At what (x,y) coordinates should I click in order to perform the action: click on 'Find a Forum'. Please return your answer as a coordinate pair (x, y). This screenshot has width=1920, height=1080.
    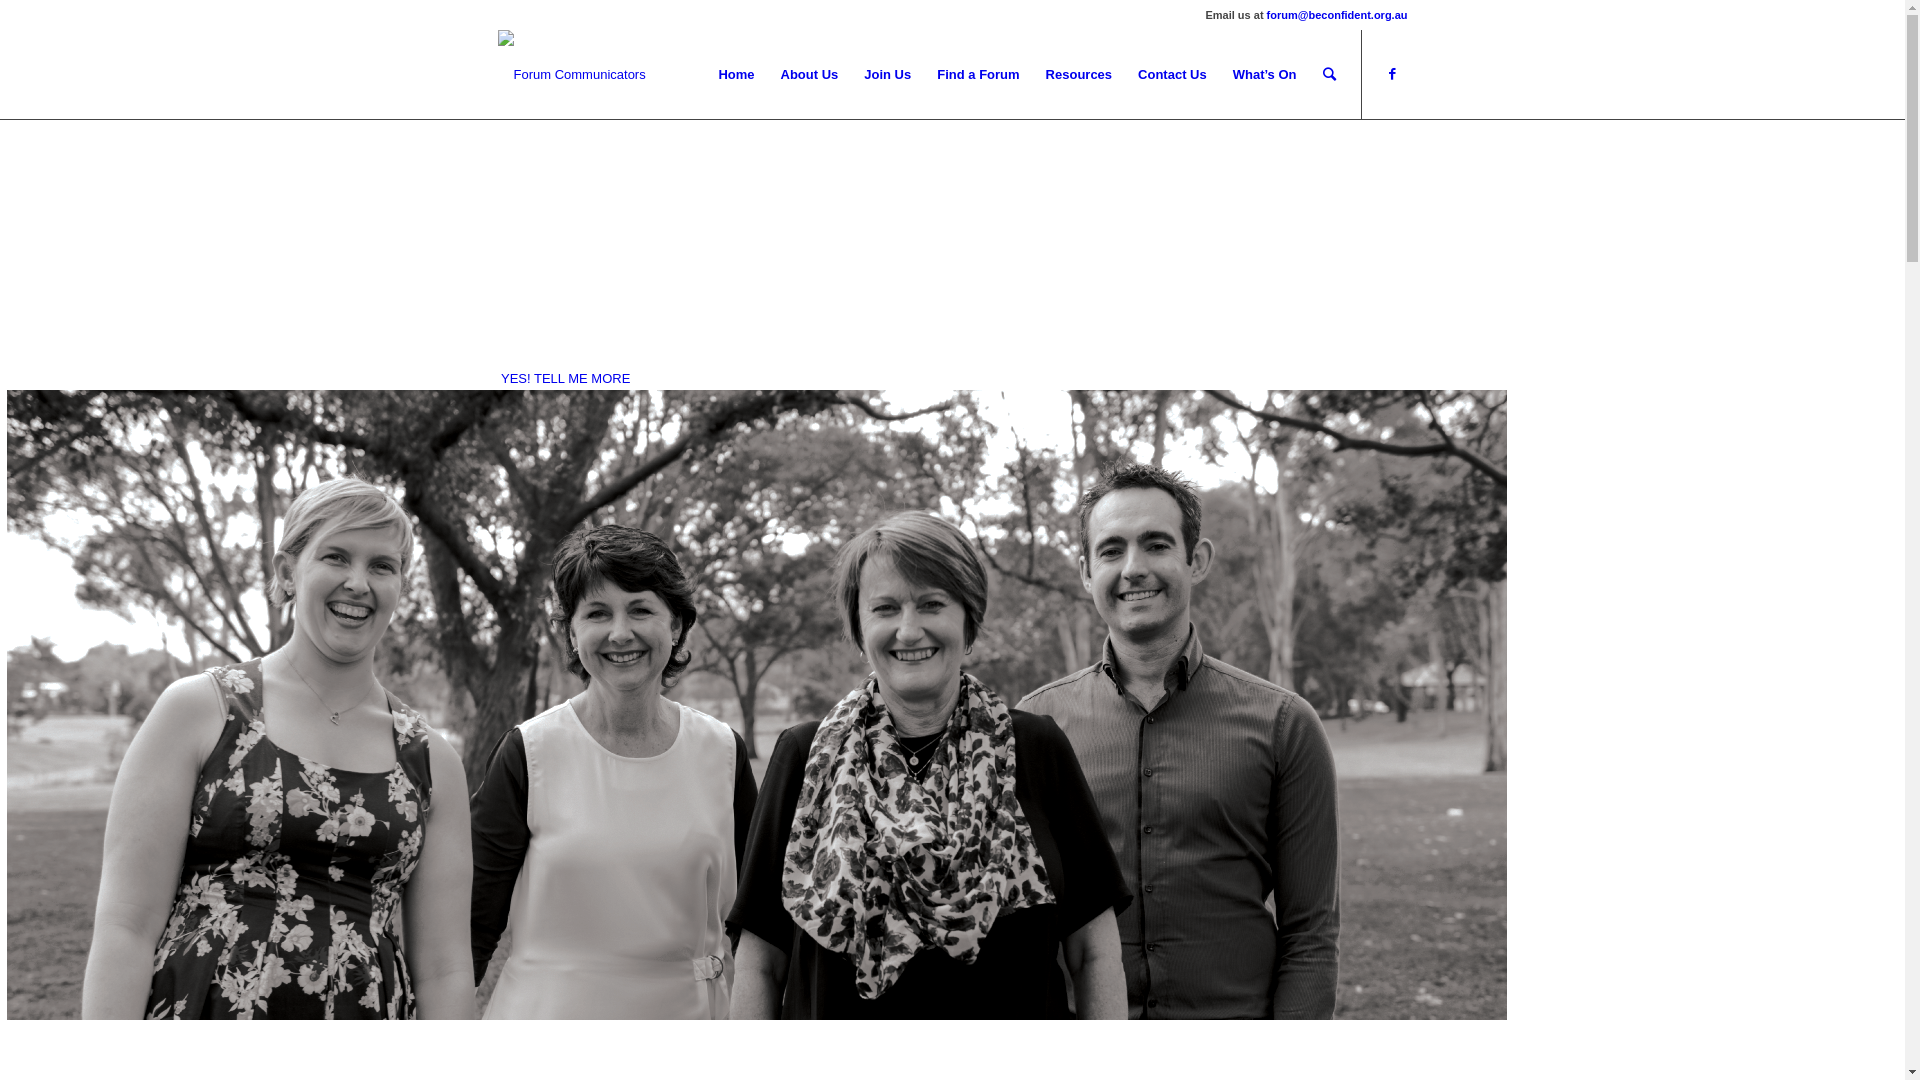
    Looking at the image, I should click on (978, 73).